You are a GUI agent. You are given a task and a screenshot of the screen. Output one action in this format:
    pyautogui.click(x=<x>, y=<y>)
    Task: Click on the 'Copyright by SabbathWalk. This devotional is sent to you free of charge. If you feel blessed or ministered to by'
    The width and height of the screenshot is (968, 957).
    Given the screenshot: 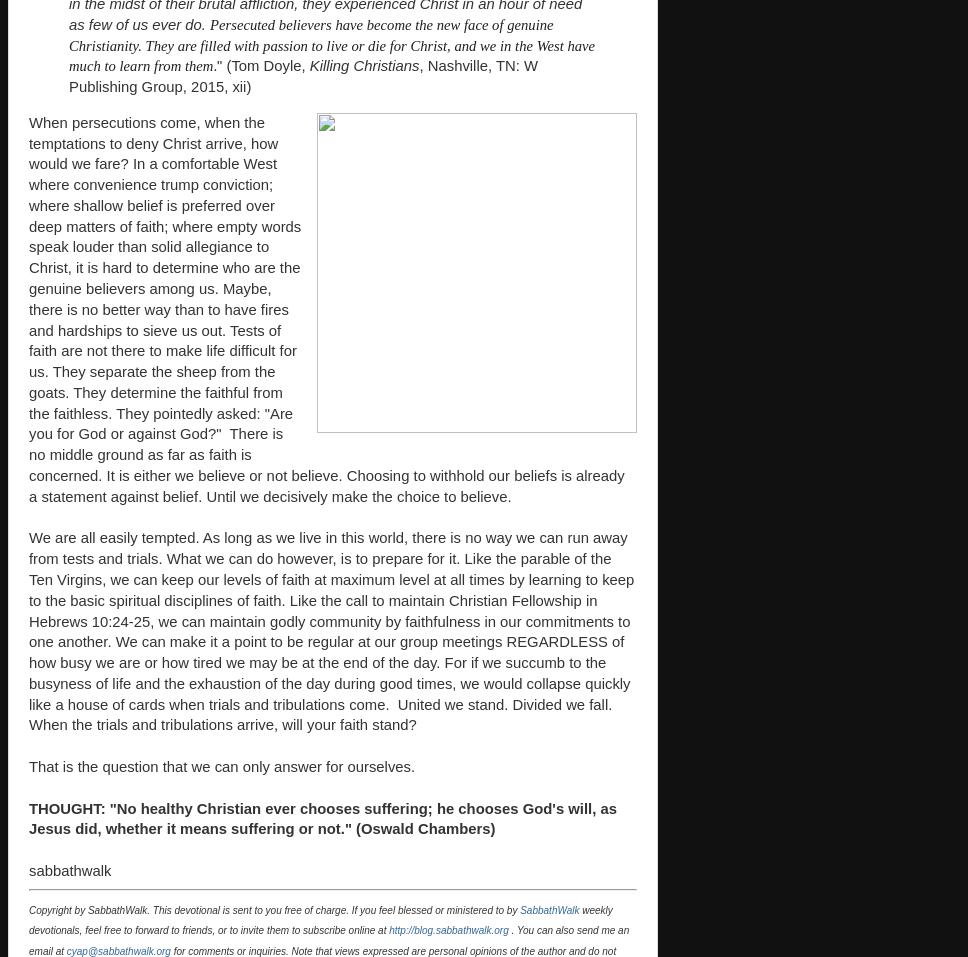 What is the action you would take?
    pyautogui.click(x=274, y=909)
    